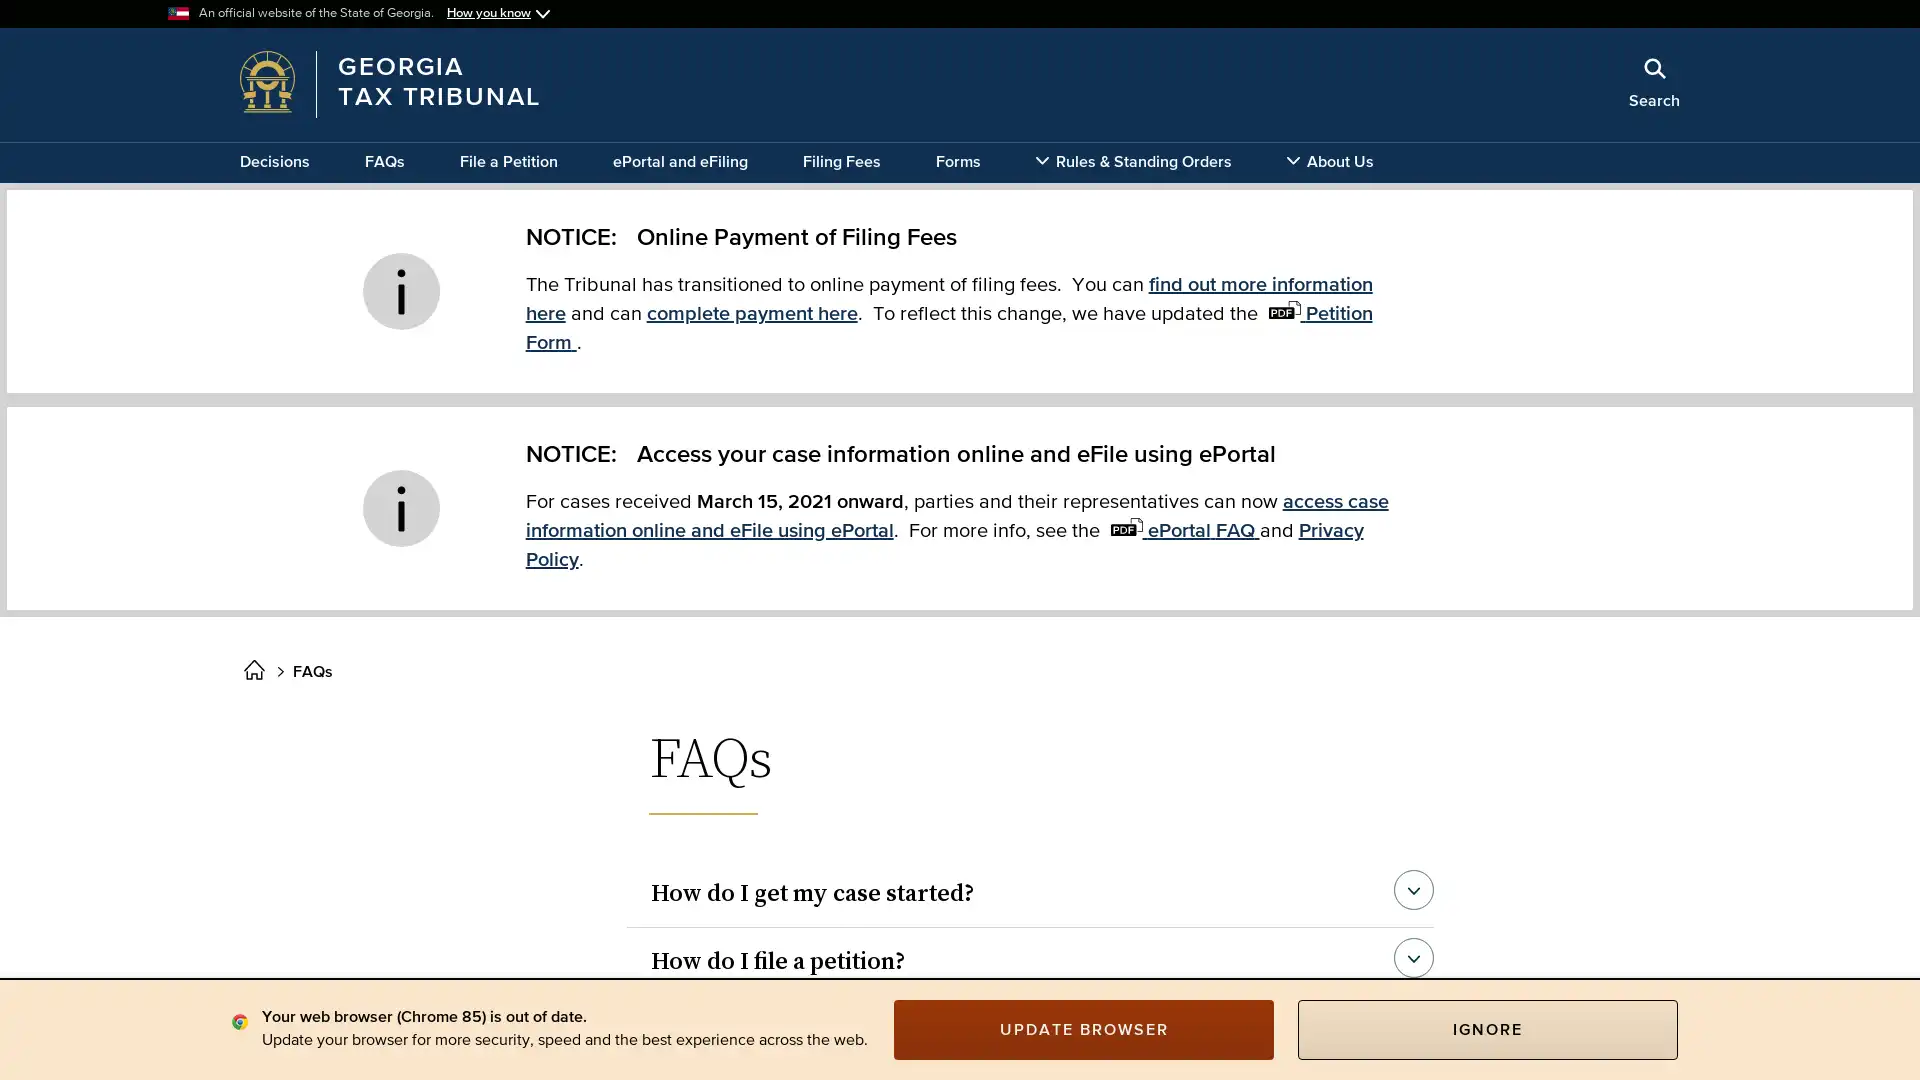  What do you see at coordinates (1654, 85) in the screenshot?
I see `Search` at bounding box center [1654, 85].